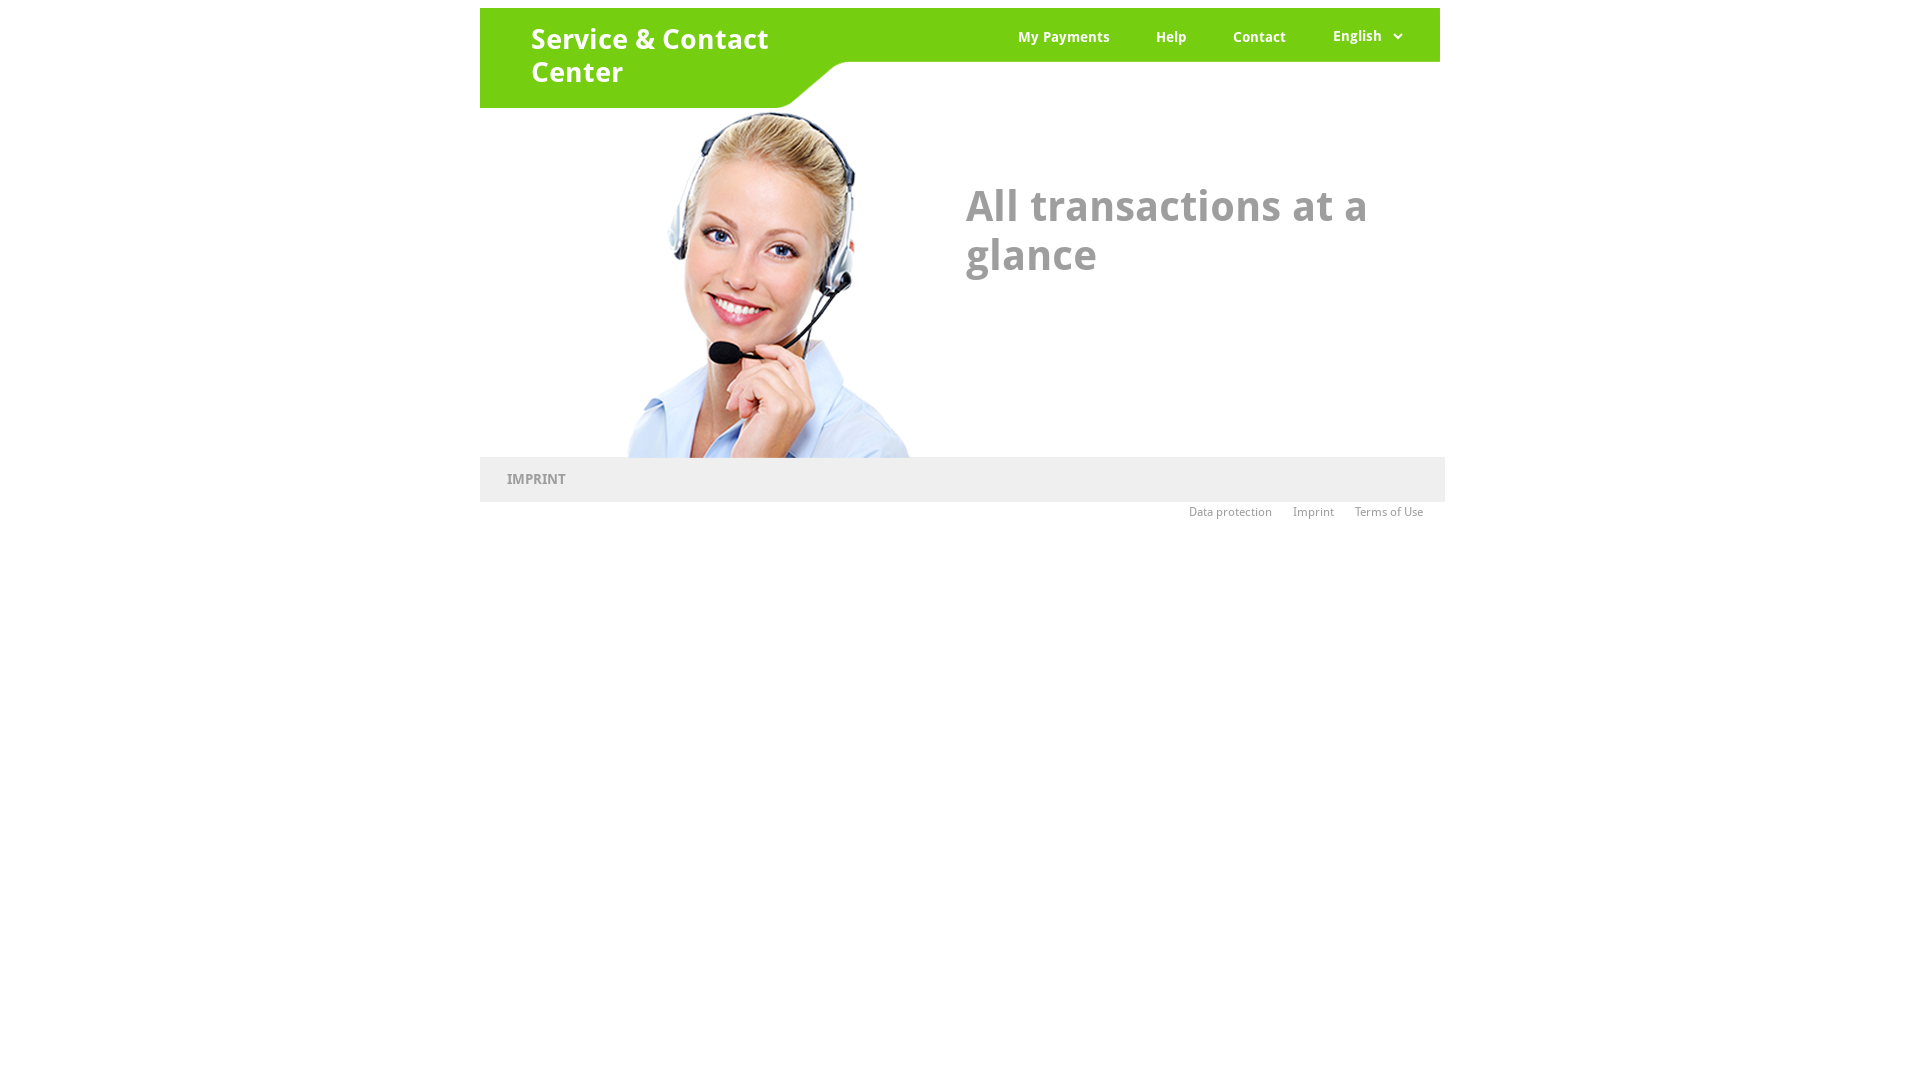 This screenshot has height=1080, width=1920. I want to click on 'Data protection', so click(1237, 511).